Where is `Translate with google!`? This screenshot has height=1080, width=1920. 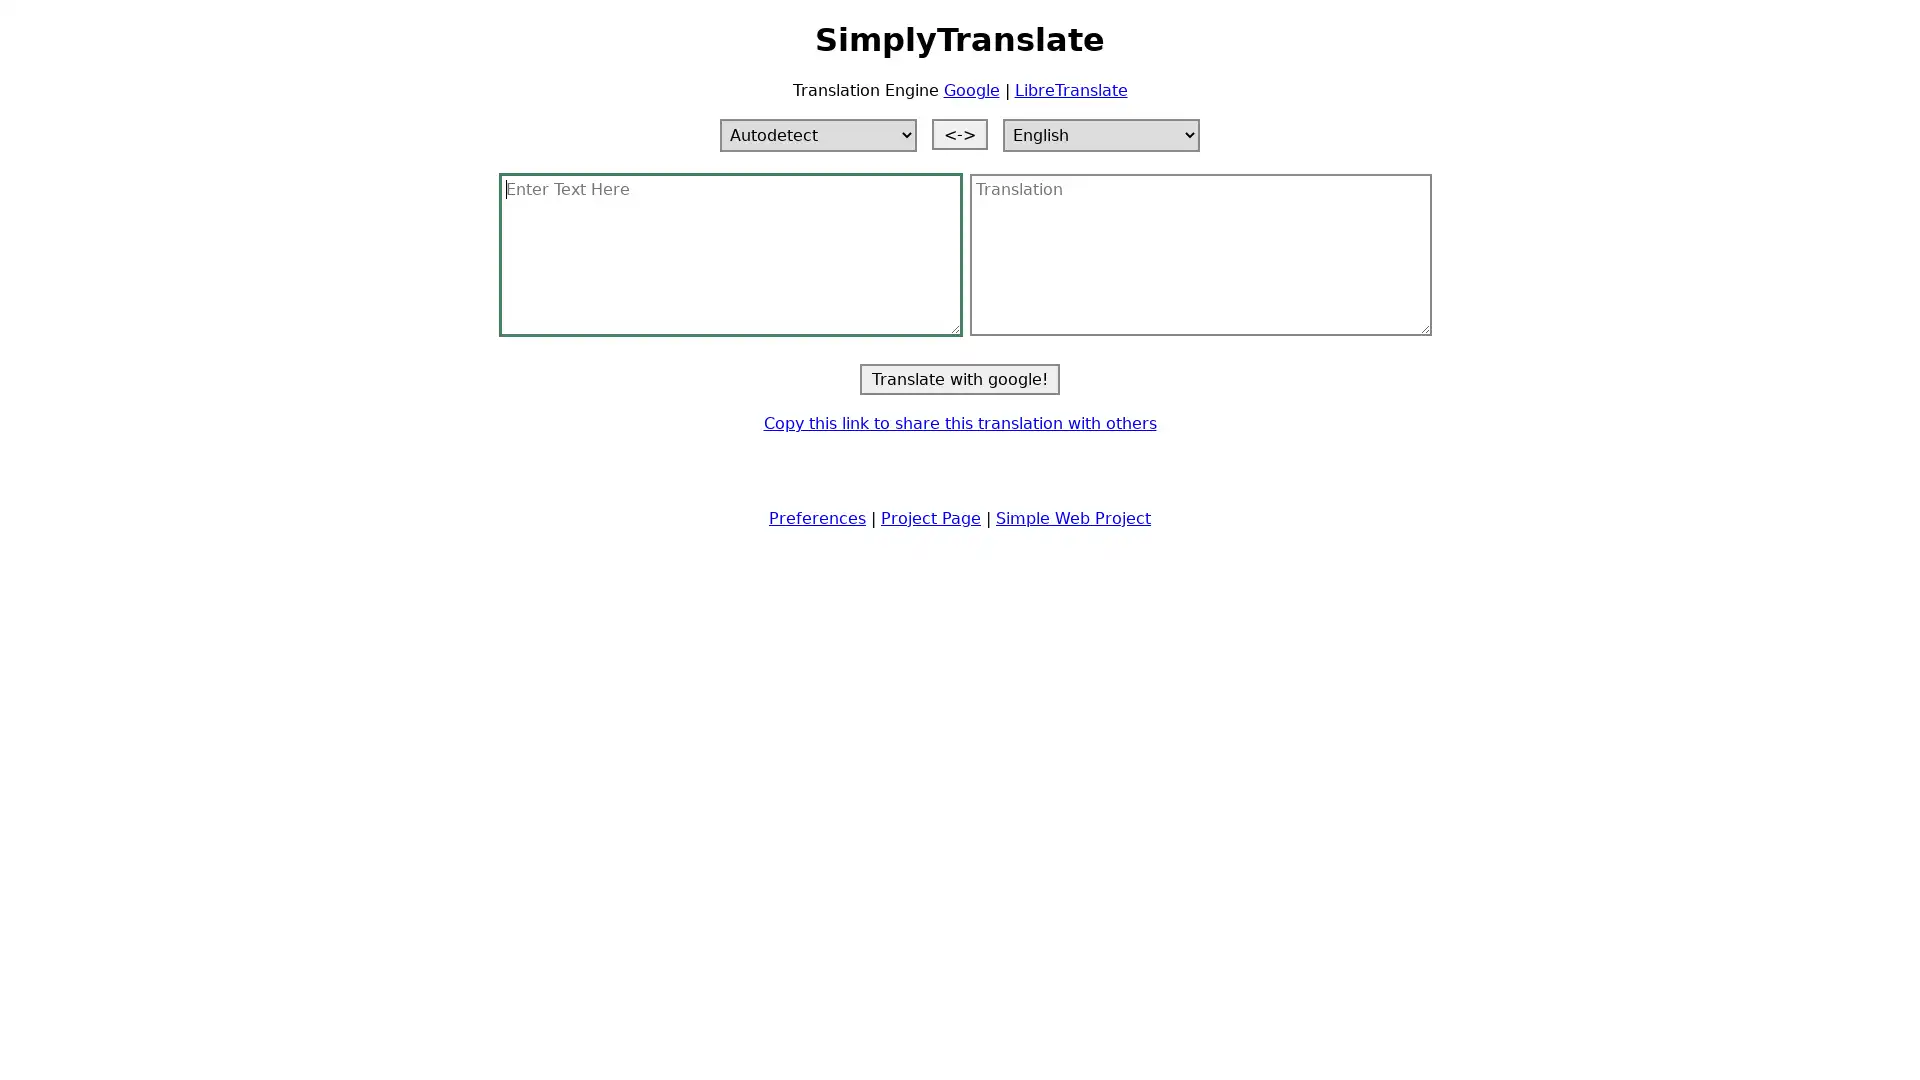 Translate with google! is located at coordinates (960, 378).